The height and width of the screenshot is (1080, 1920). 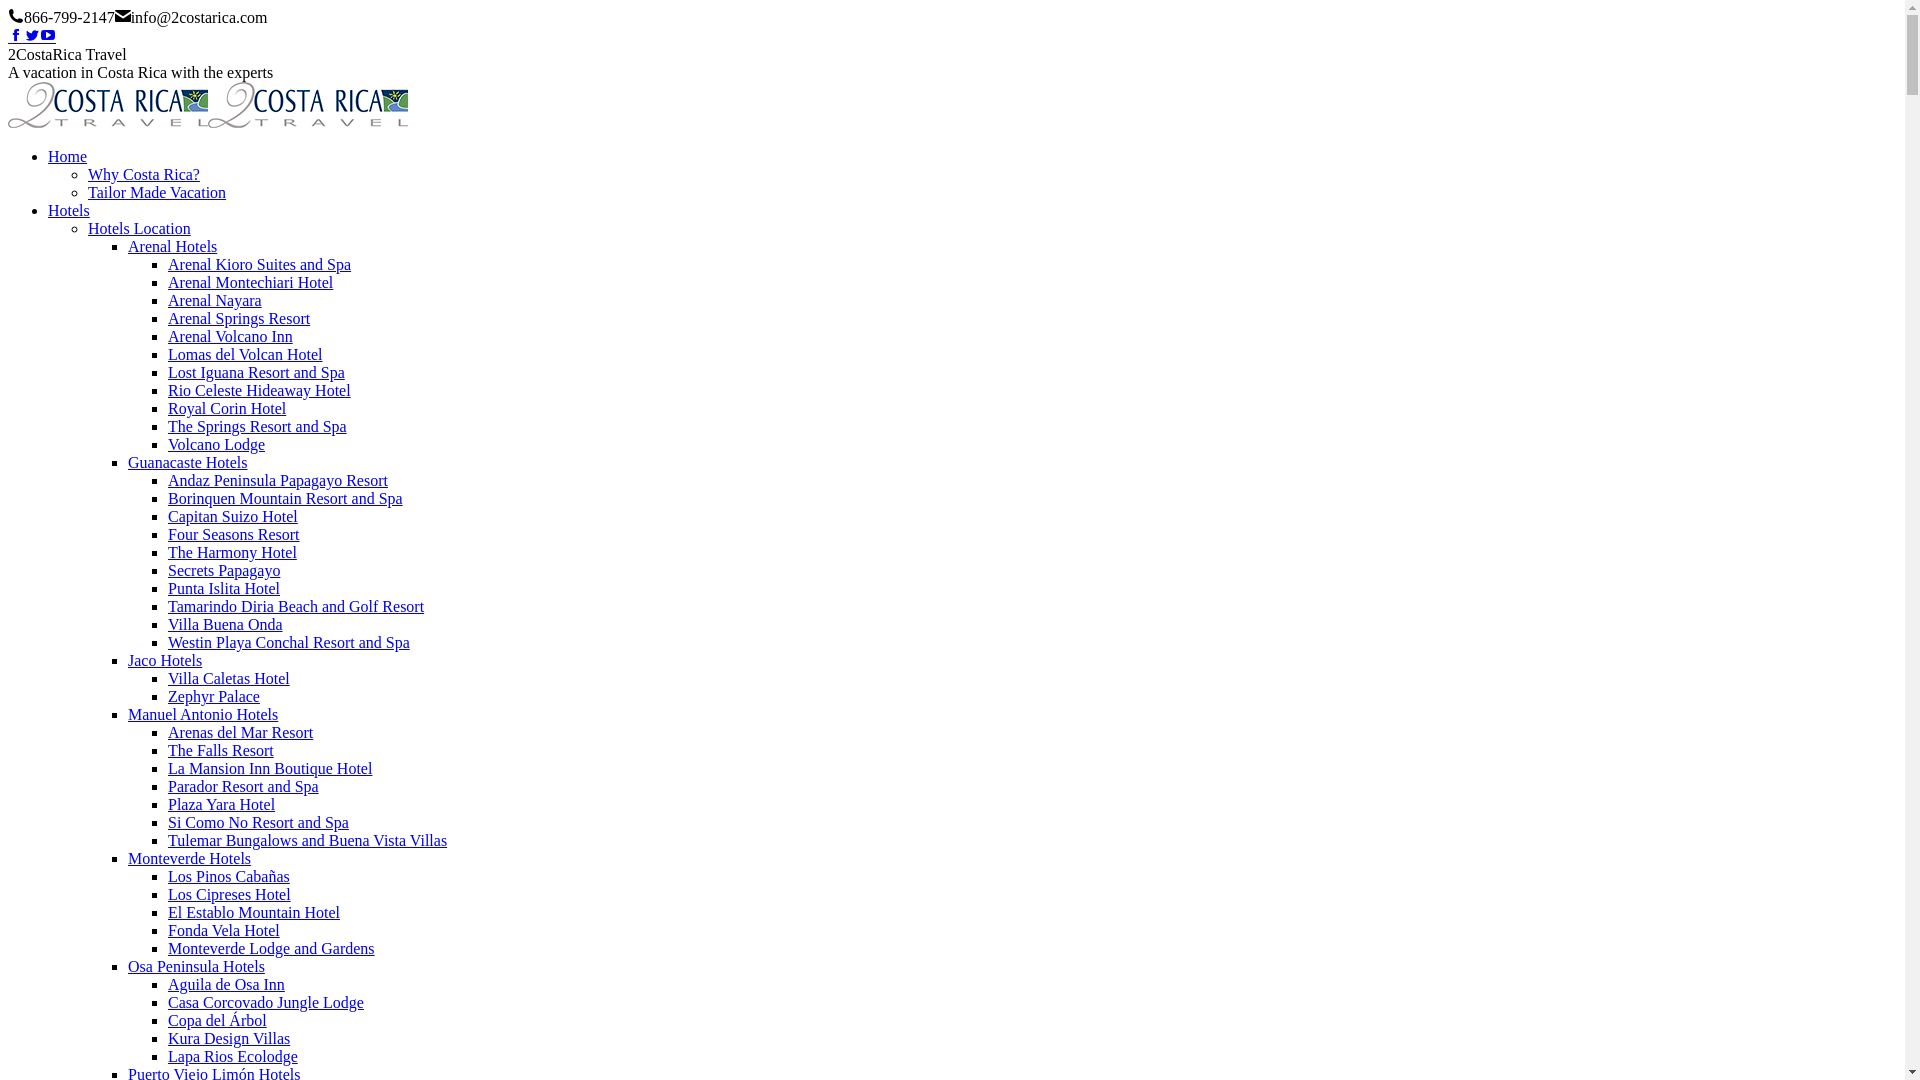 What do you see at coordinates (233, 1055) in the screenshot?
I see `'Lapa Rios Ecolodge'` at bounding box center [233, 1055].